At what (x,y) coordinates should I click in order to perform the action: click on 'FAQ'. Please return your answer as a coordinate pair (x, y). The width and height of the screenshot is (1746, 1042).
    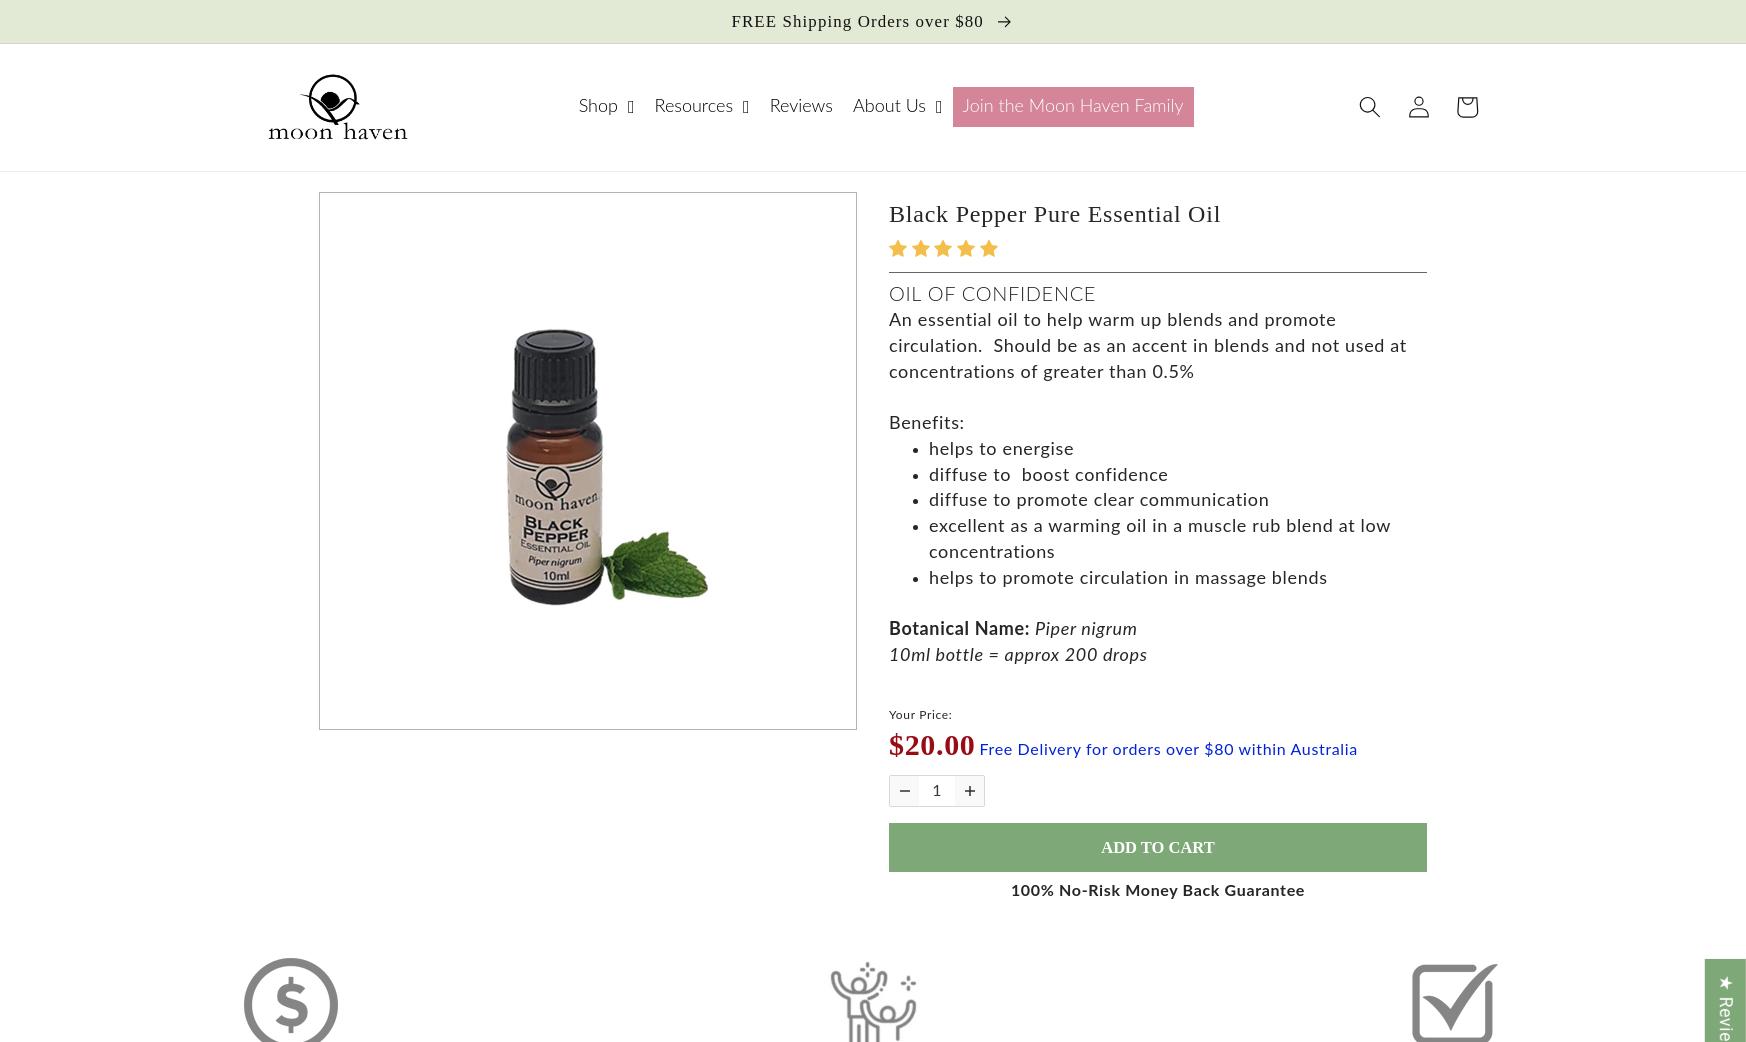
    Looking at the image, I should click on (474, 200).